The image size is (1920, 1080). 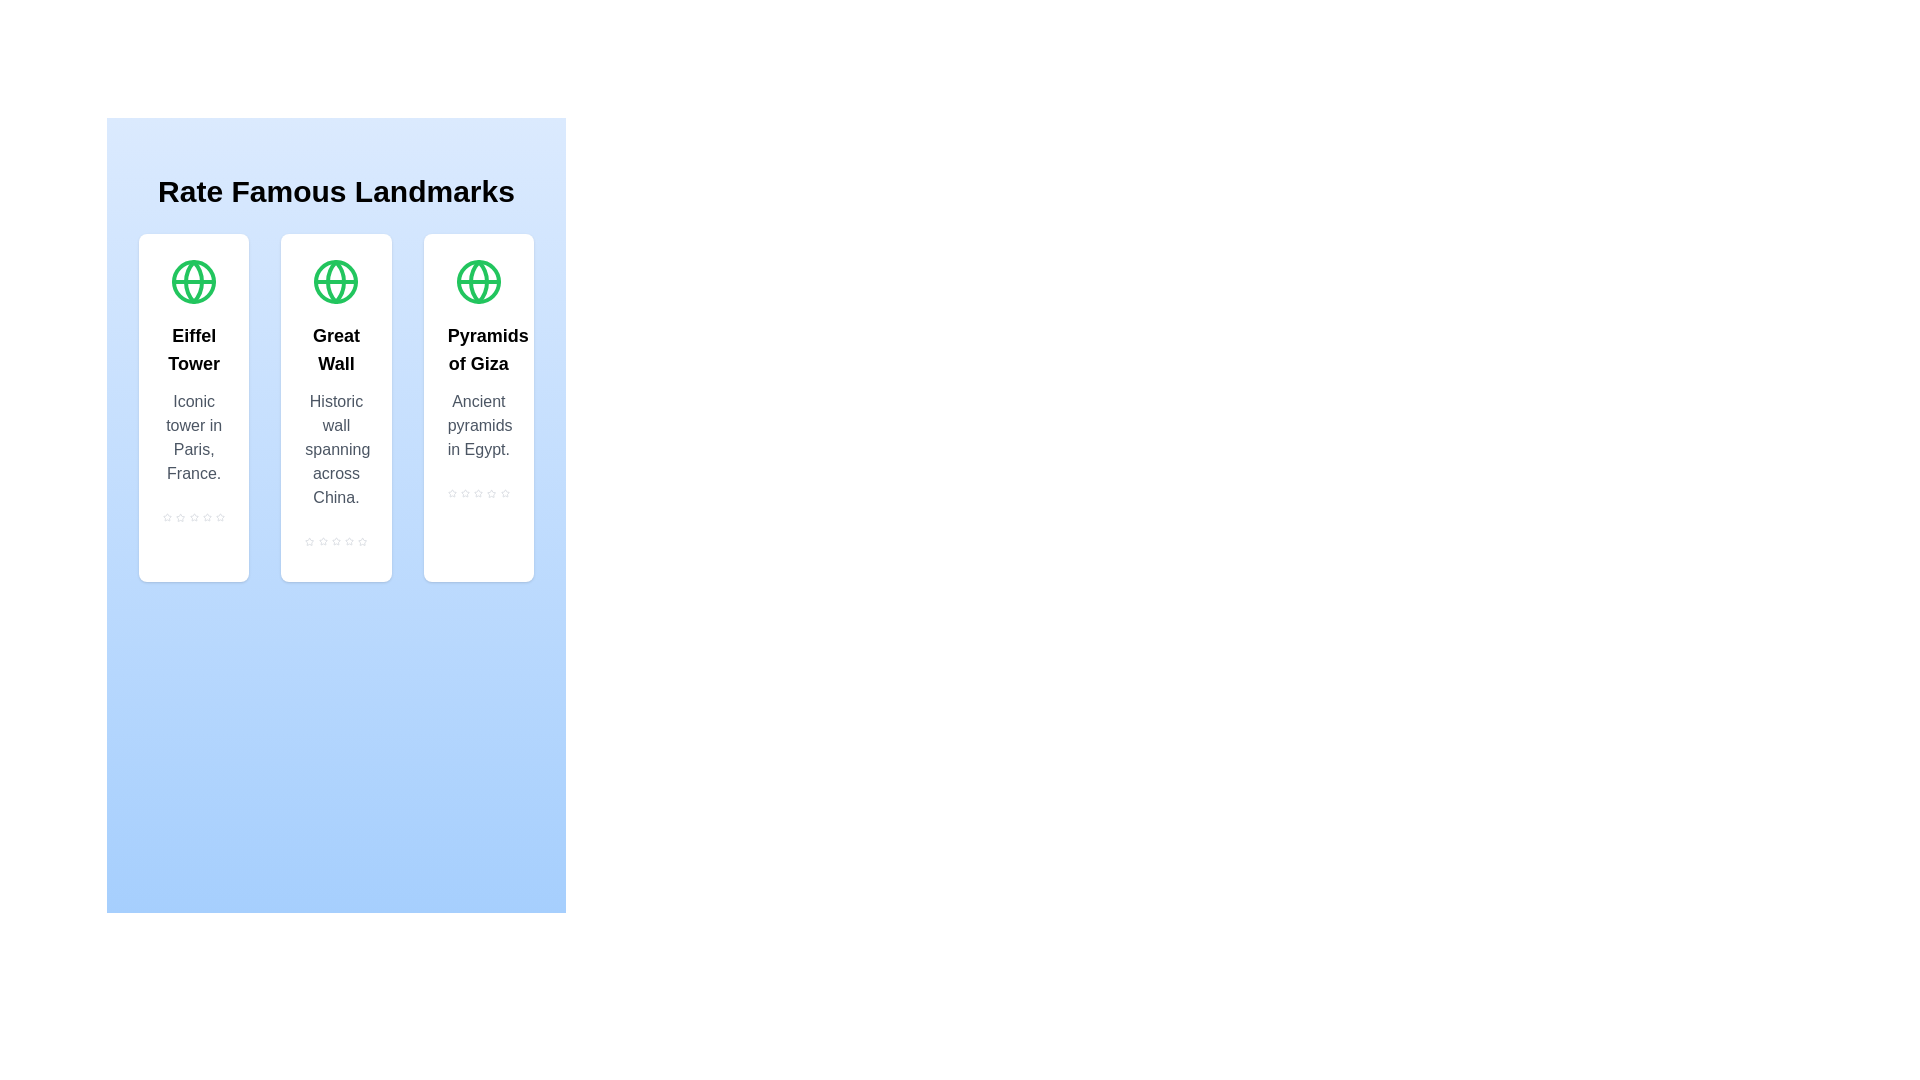 What do you see at coordinates (336, 407) in the screenshot?
I see `the landmark card for Great Wall to view its hover effect` at bounding box center [336, 407].